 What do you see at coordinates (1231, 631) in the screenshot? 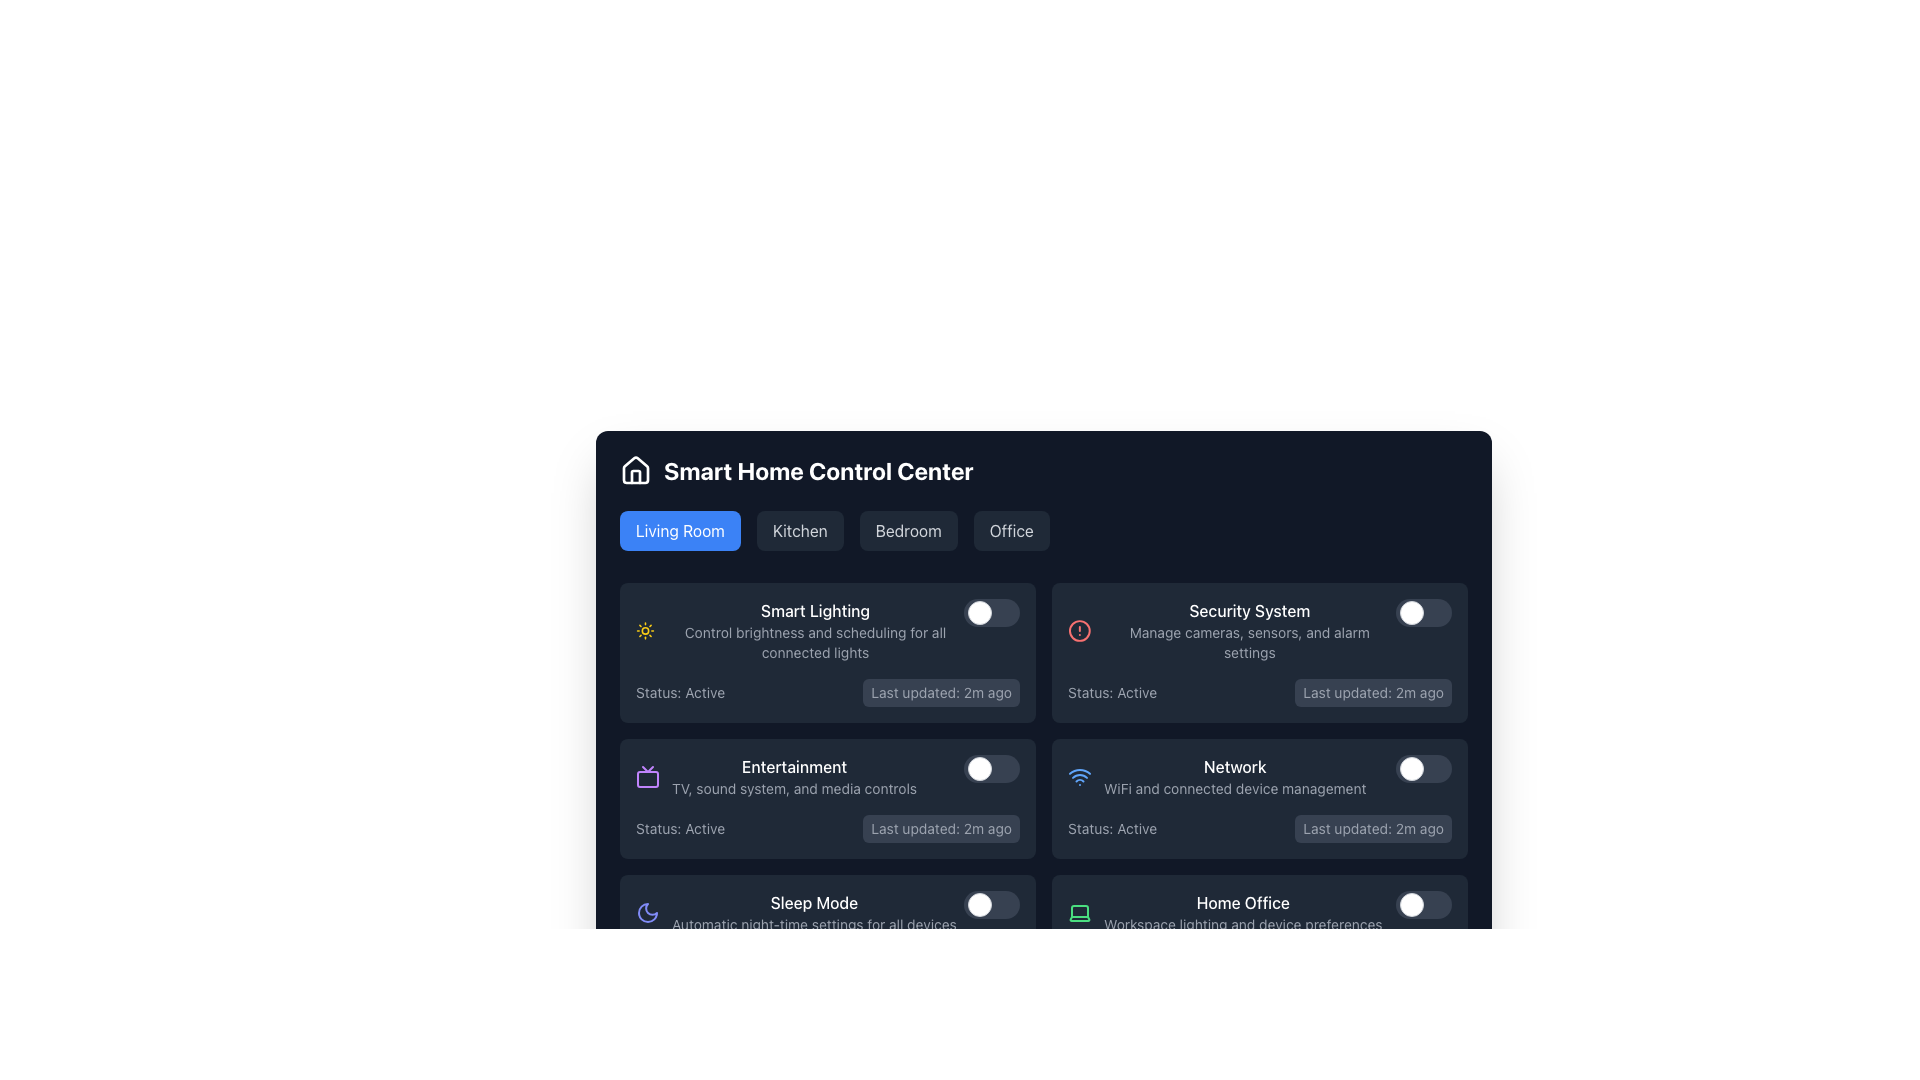
I see `the 'Security System' informational card, which is the second card in the upper row of the grid layout in the 'Living Room' tab of the 'Smart Home Control Center'` at bounding box center [1231, 631].